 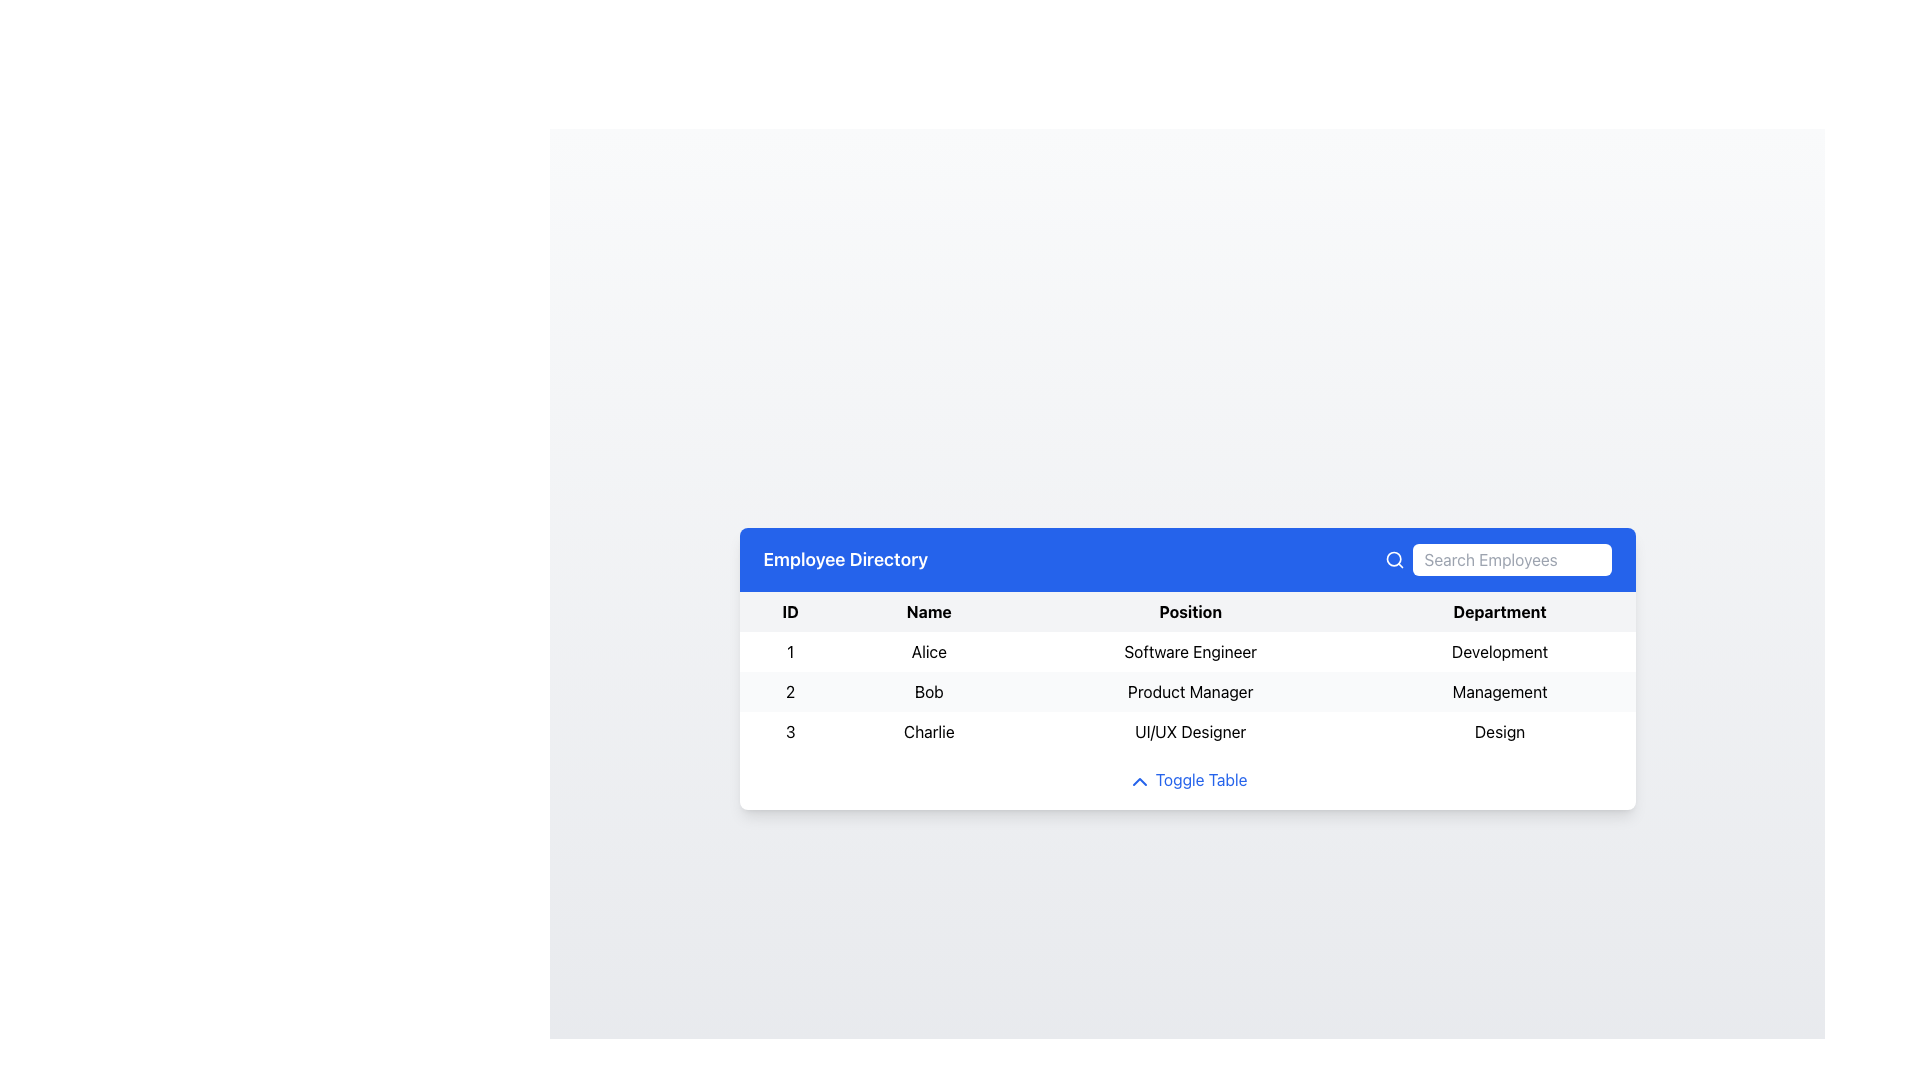 What do you see at coordinates (1187, 611) in the screenshot?
I see `the Table Header Row located at the top of the Employee Directory table to sort the table by the corresponding column labels` at bounding box center [1187, 611].